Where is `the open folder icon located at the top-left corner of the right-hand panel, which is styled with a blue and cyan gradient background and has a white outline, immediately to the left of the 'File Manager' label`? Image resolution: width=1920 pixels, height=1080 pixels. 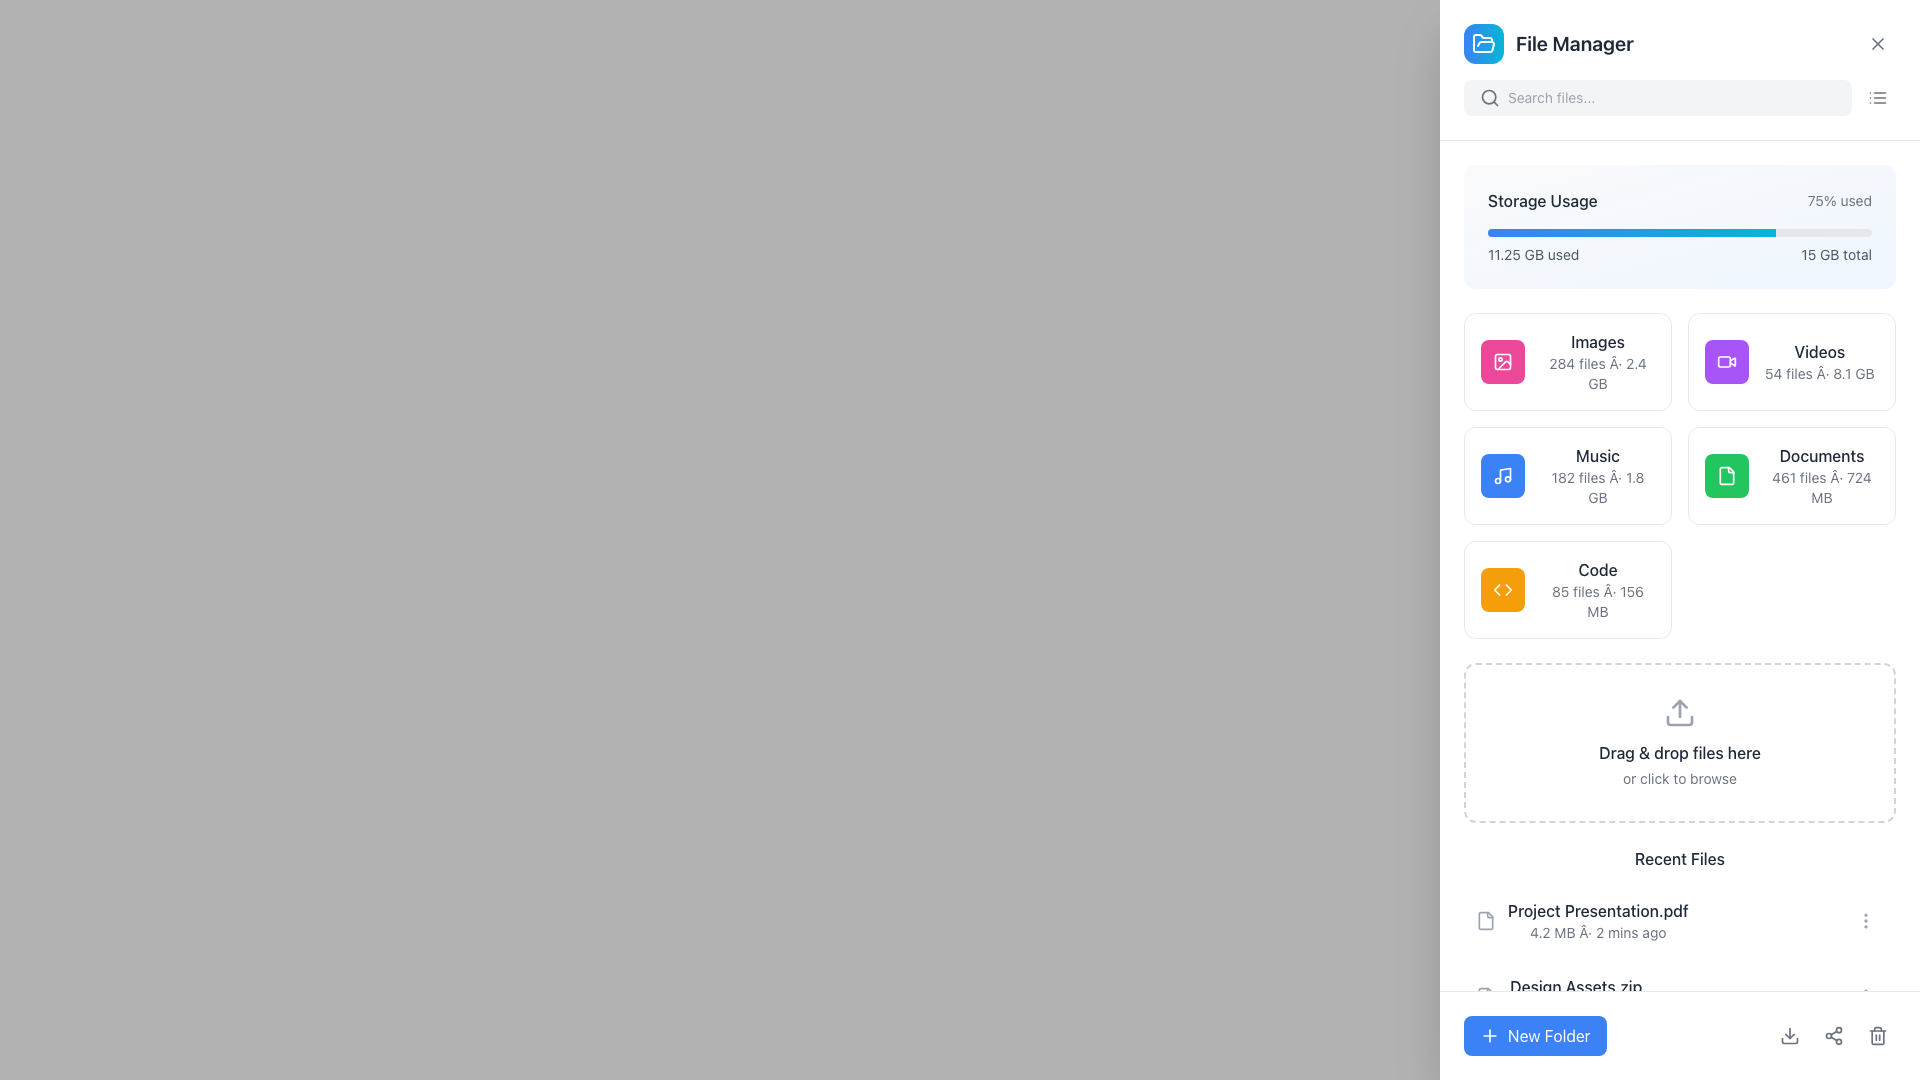 the open folder icon located at the top-left corner of the right-hand panel, which is styled with a blue and cyan gradient background and has a white outline, immediately to the left of the 'File Manager' label is located at coordinates (1483, 43).